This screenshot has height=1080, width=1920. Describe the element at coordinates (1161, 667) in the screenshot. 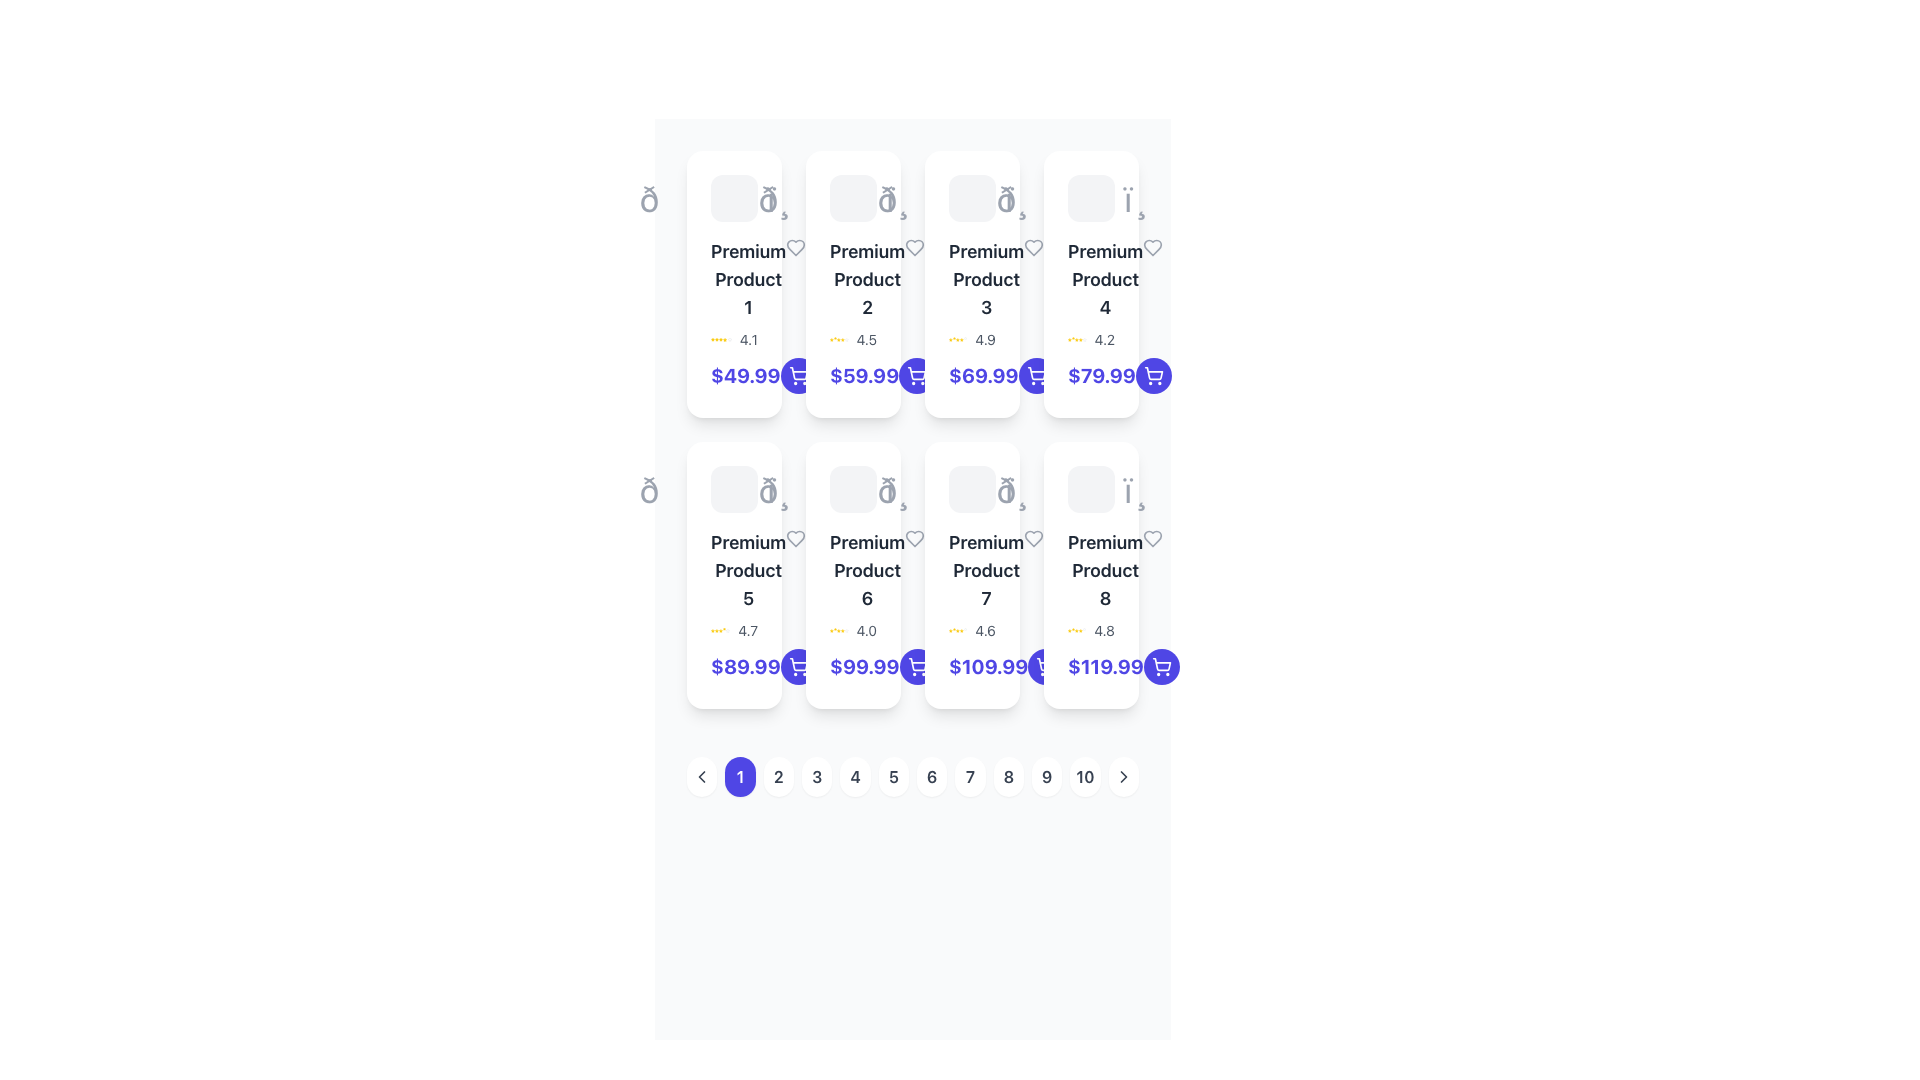

I see `the interactive button located at the bottom-right corner of the card for 'Premium Product 8'` at that location.